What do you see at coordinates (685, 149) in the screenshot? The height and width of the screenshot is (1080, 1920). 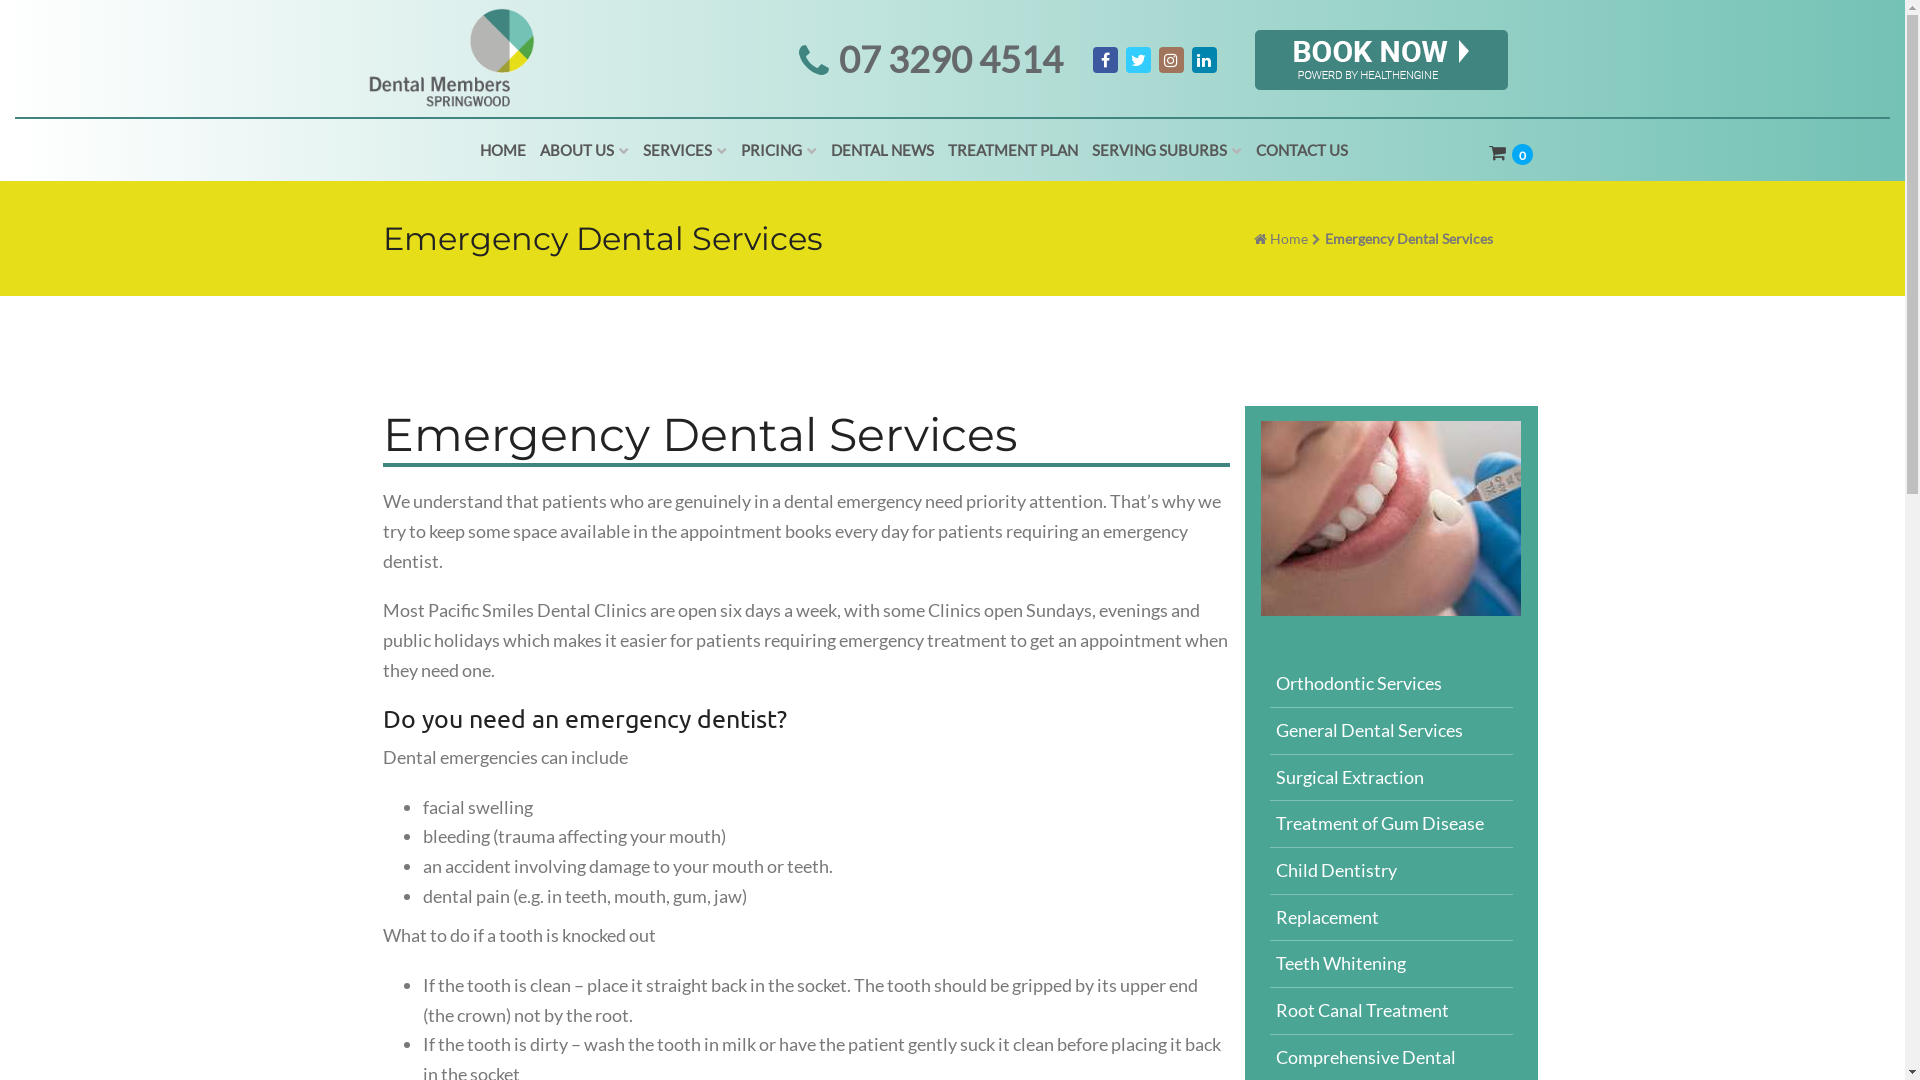 I see `'SERVICES'` at bounding box center [685, 149].